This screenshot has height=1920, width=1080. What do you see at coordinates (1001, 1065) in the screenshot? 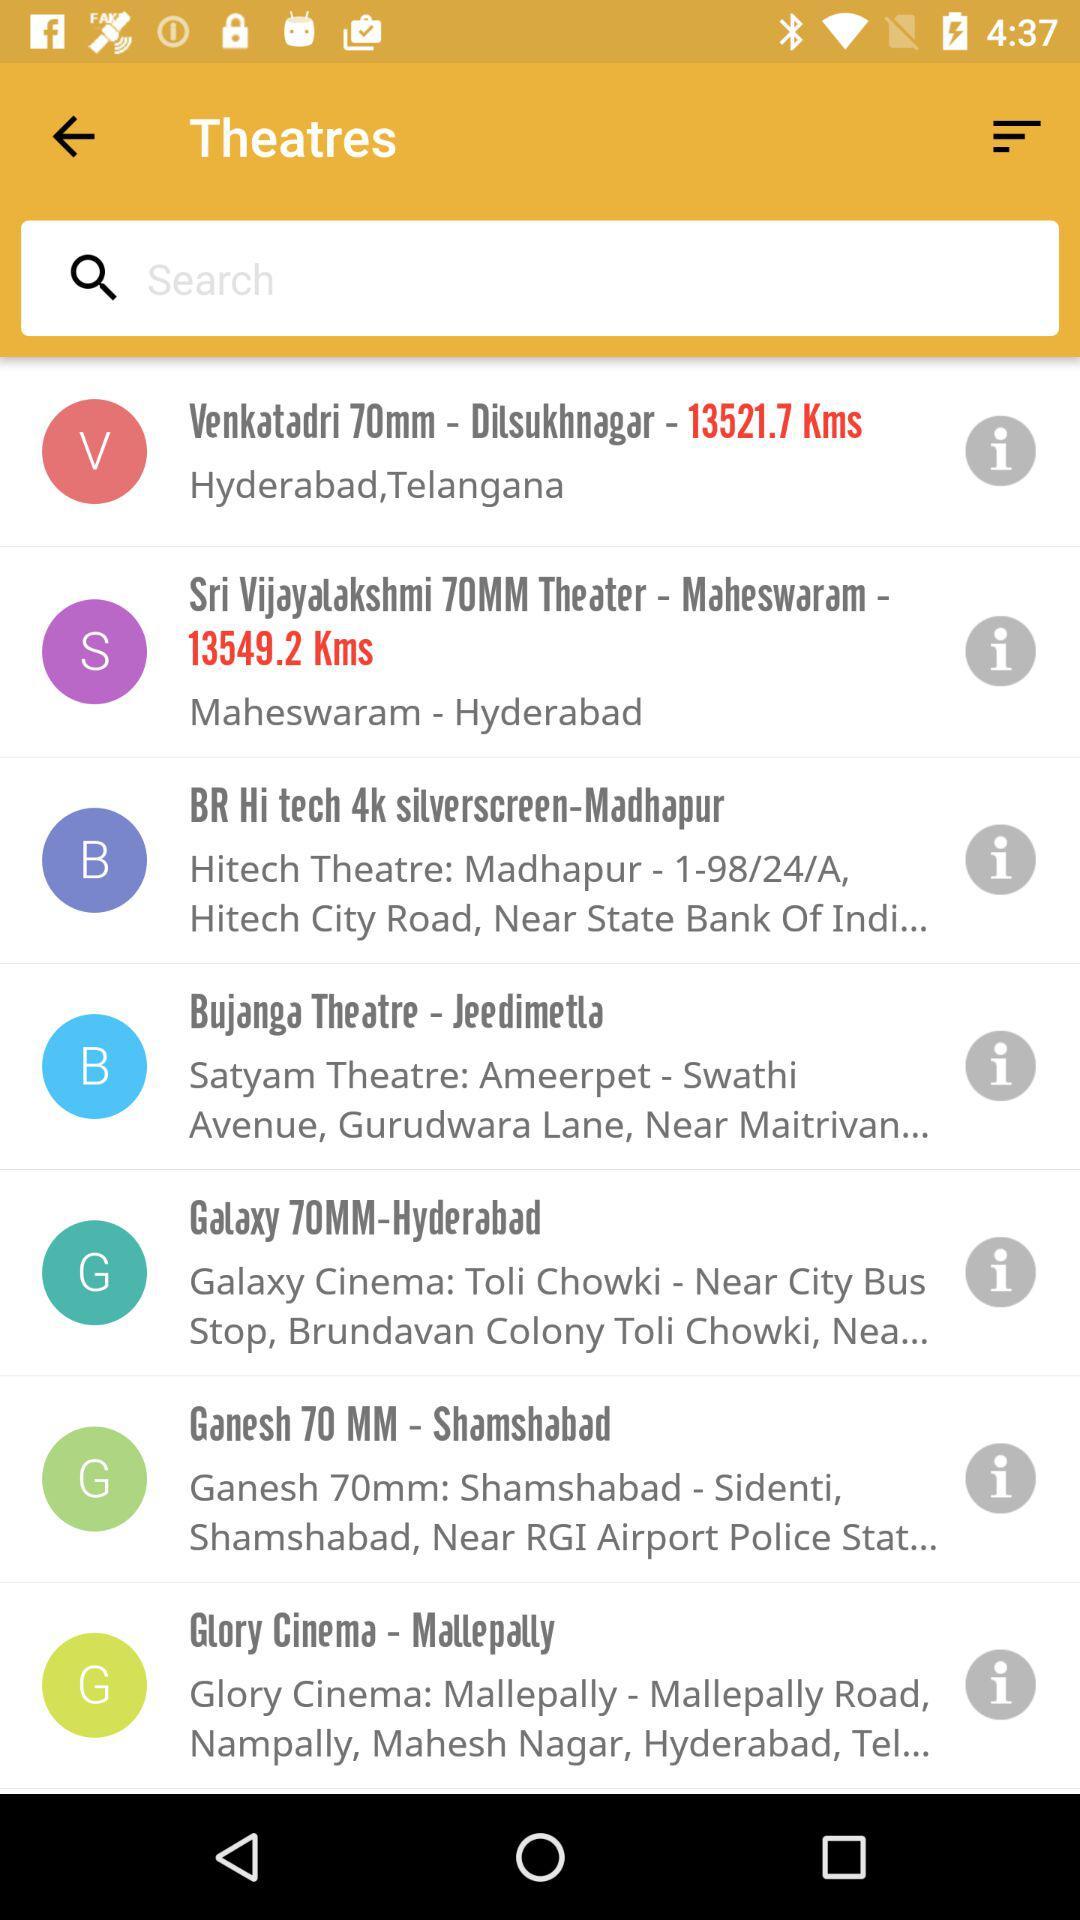
I see `more information about this option` at bounding box center [1001, 1065].